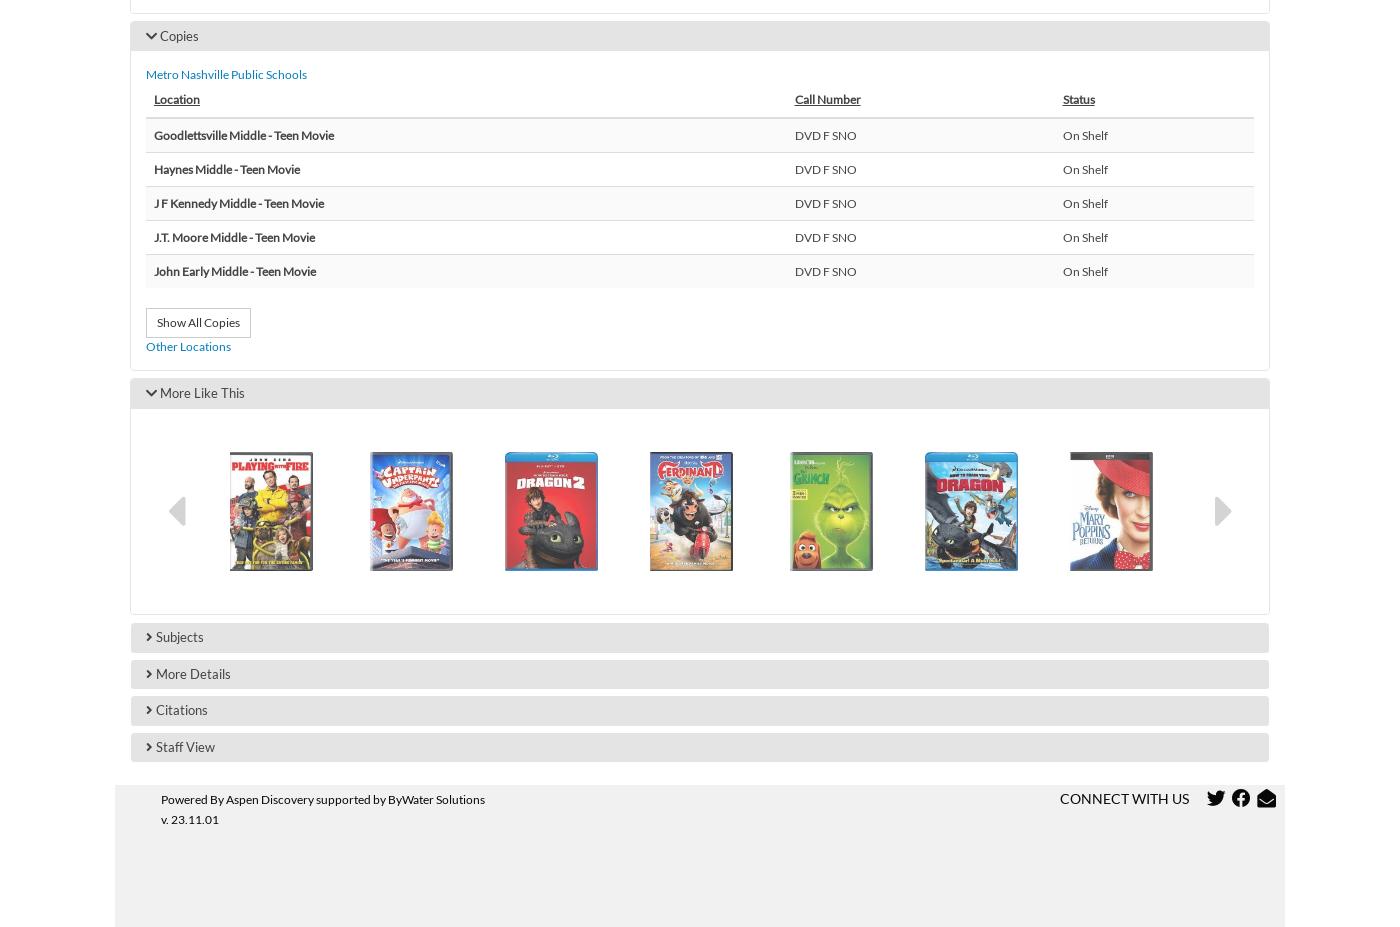 The height and width of the screenshot is (927, 1400). I want to click on 'Goodlettsville Elementary', so click(204, 289).